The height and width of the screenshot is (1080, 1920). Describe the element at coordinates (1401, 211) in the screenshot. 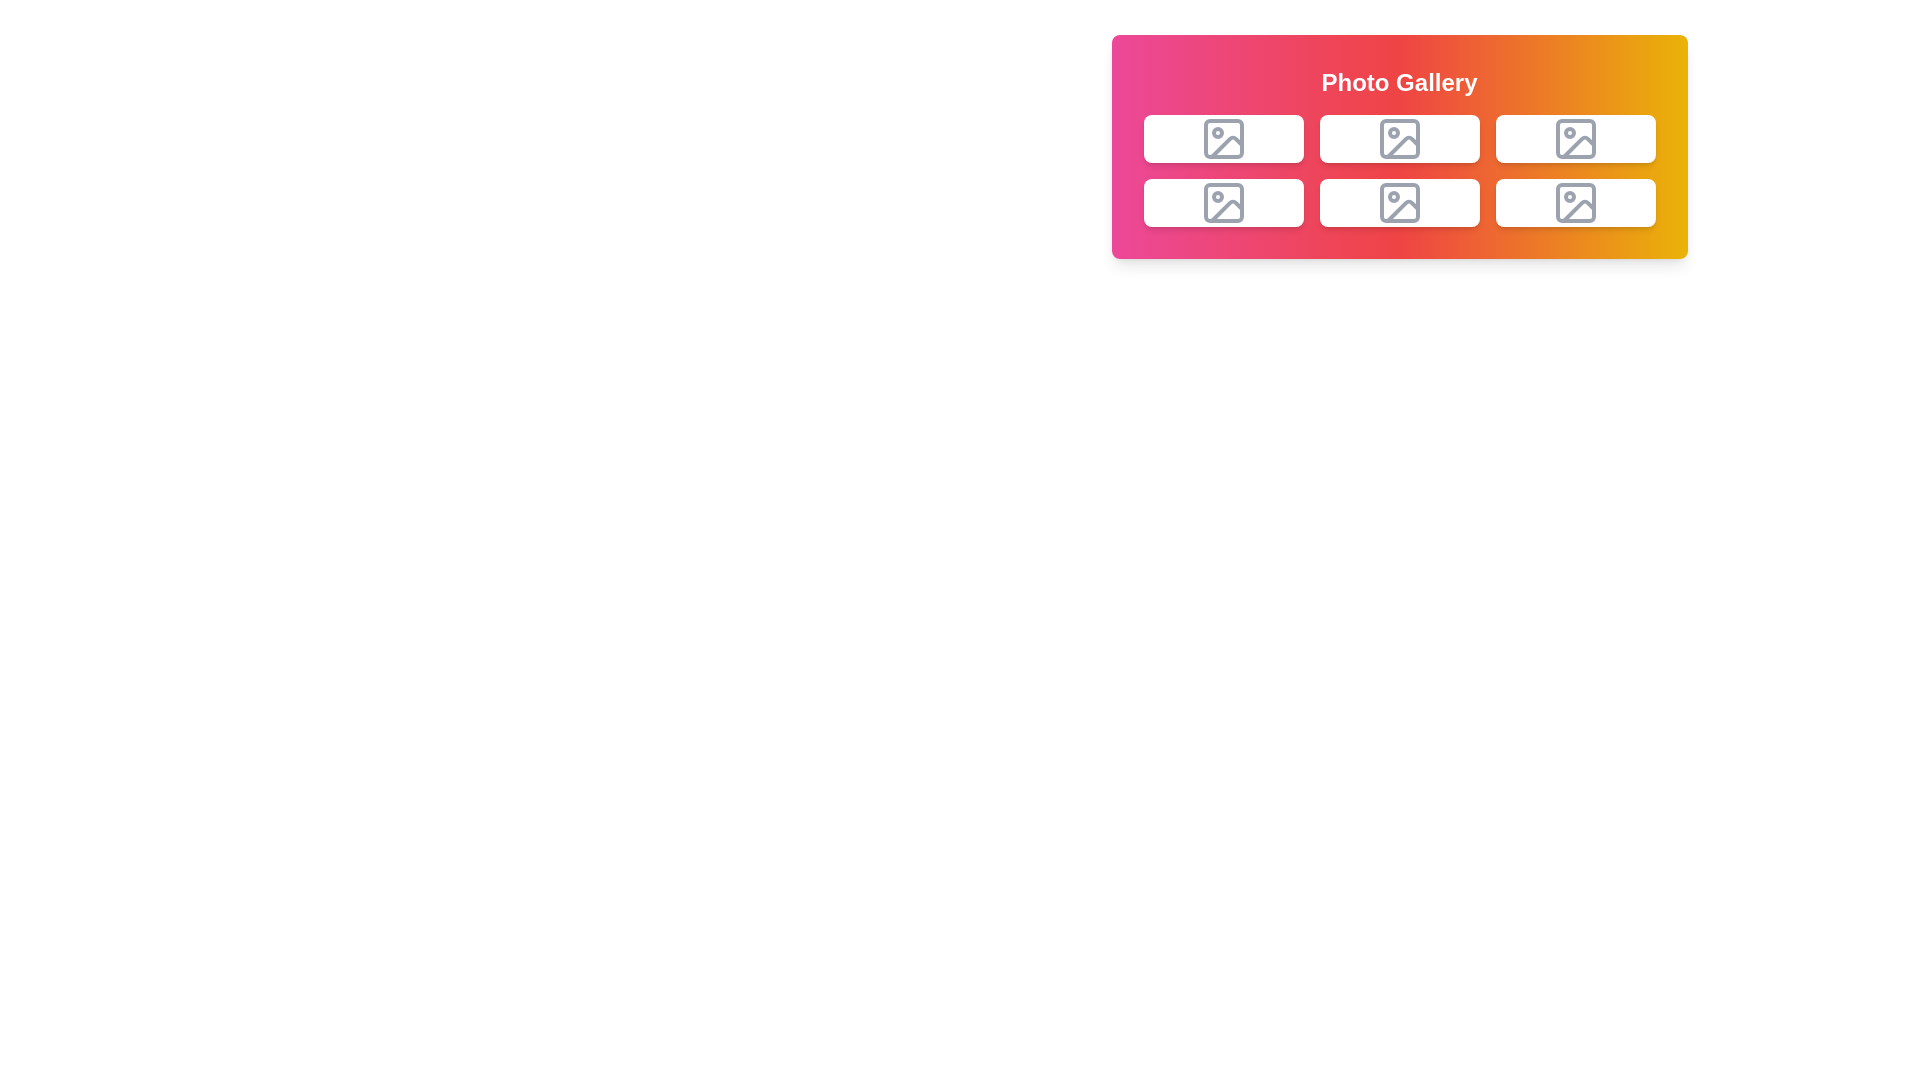

I see `the icon resembling a mountain peak located in the third image panel of the second row in the photo gallery grid` at that location.